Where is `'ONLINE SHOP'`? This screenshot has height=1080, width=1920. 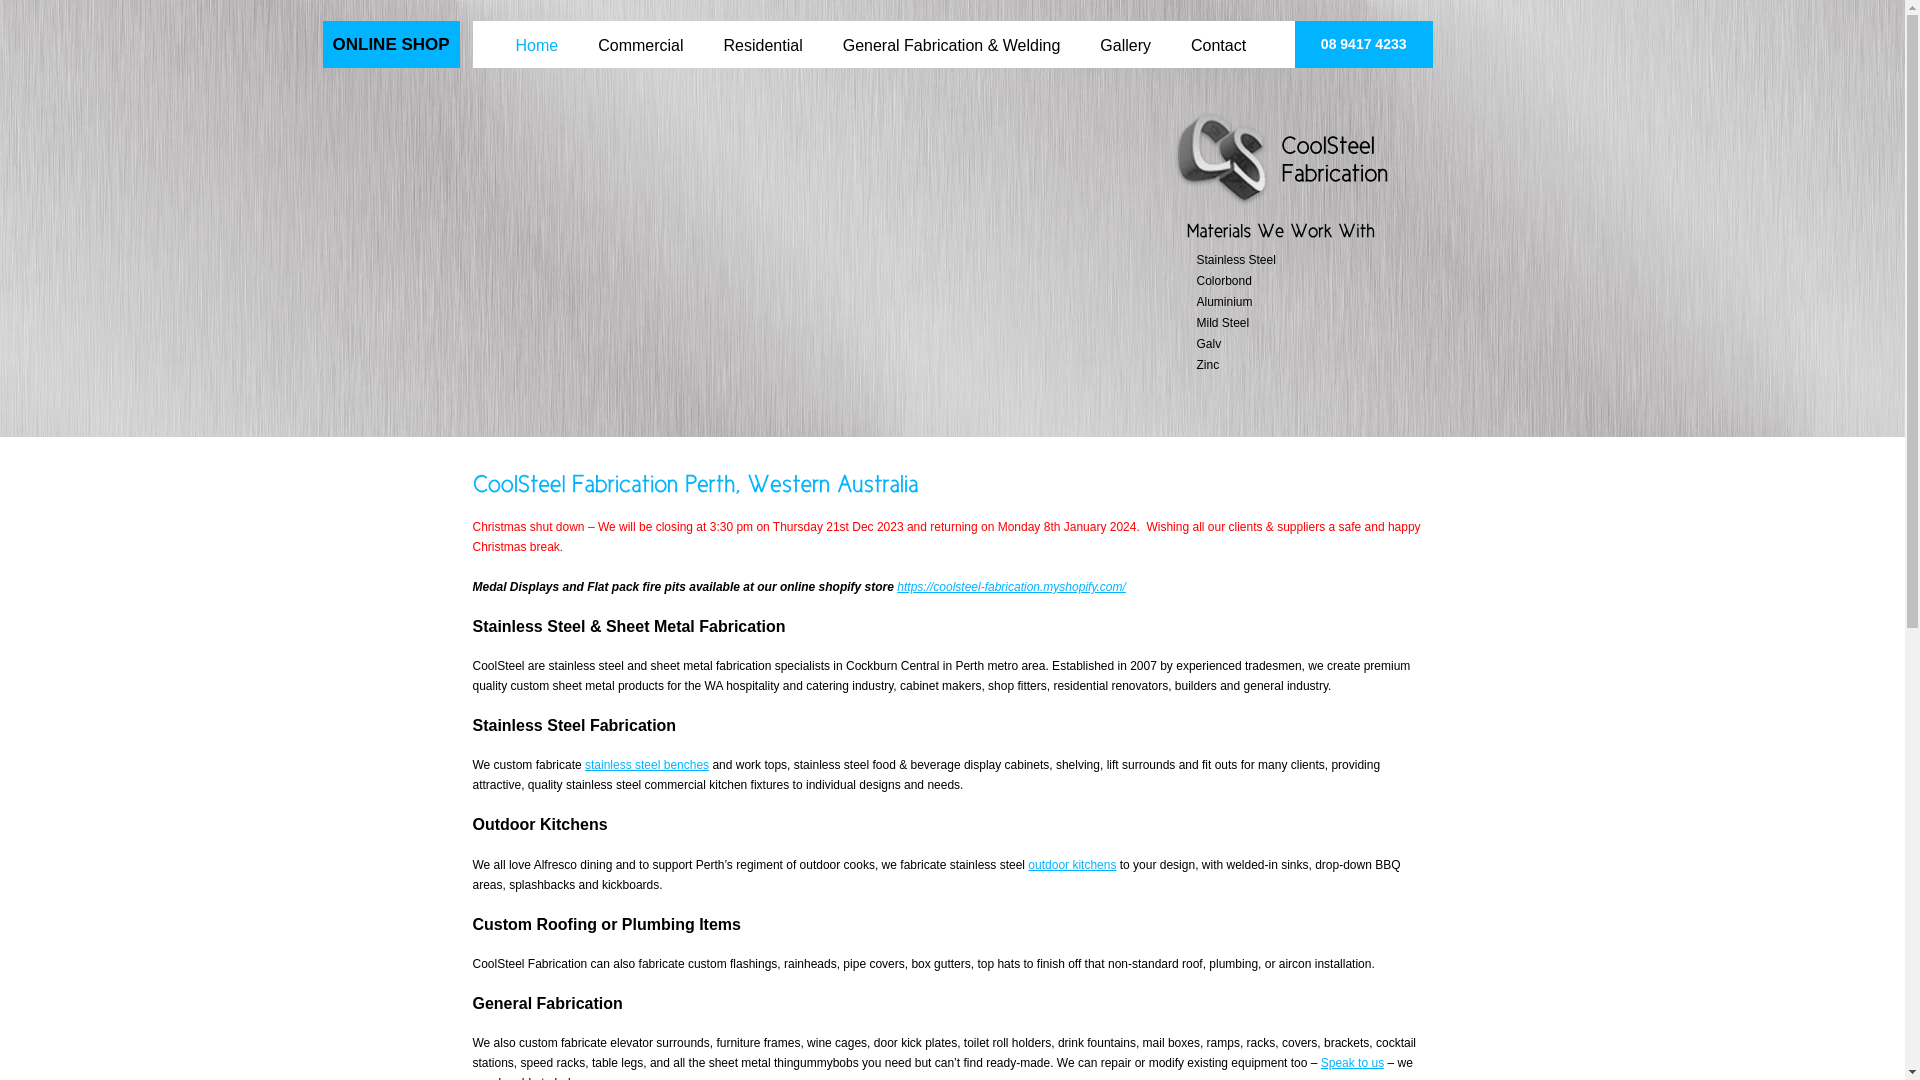
'ONLINE SHOP' is located at coordinates (390, 44).